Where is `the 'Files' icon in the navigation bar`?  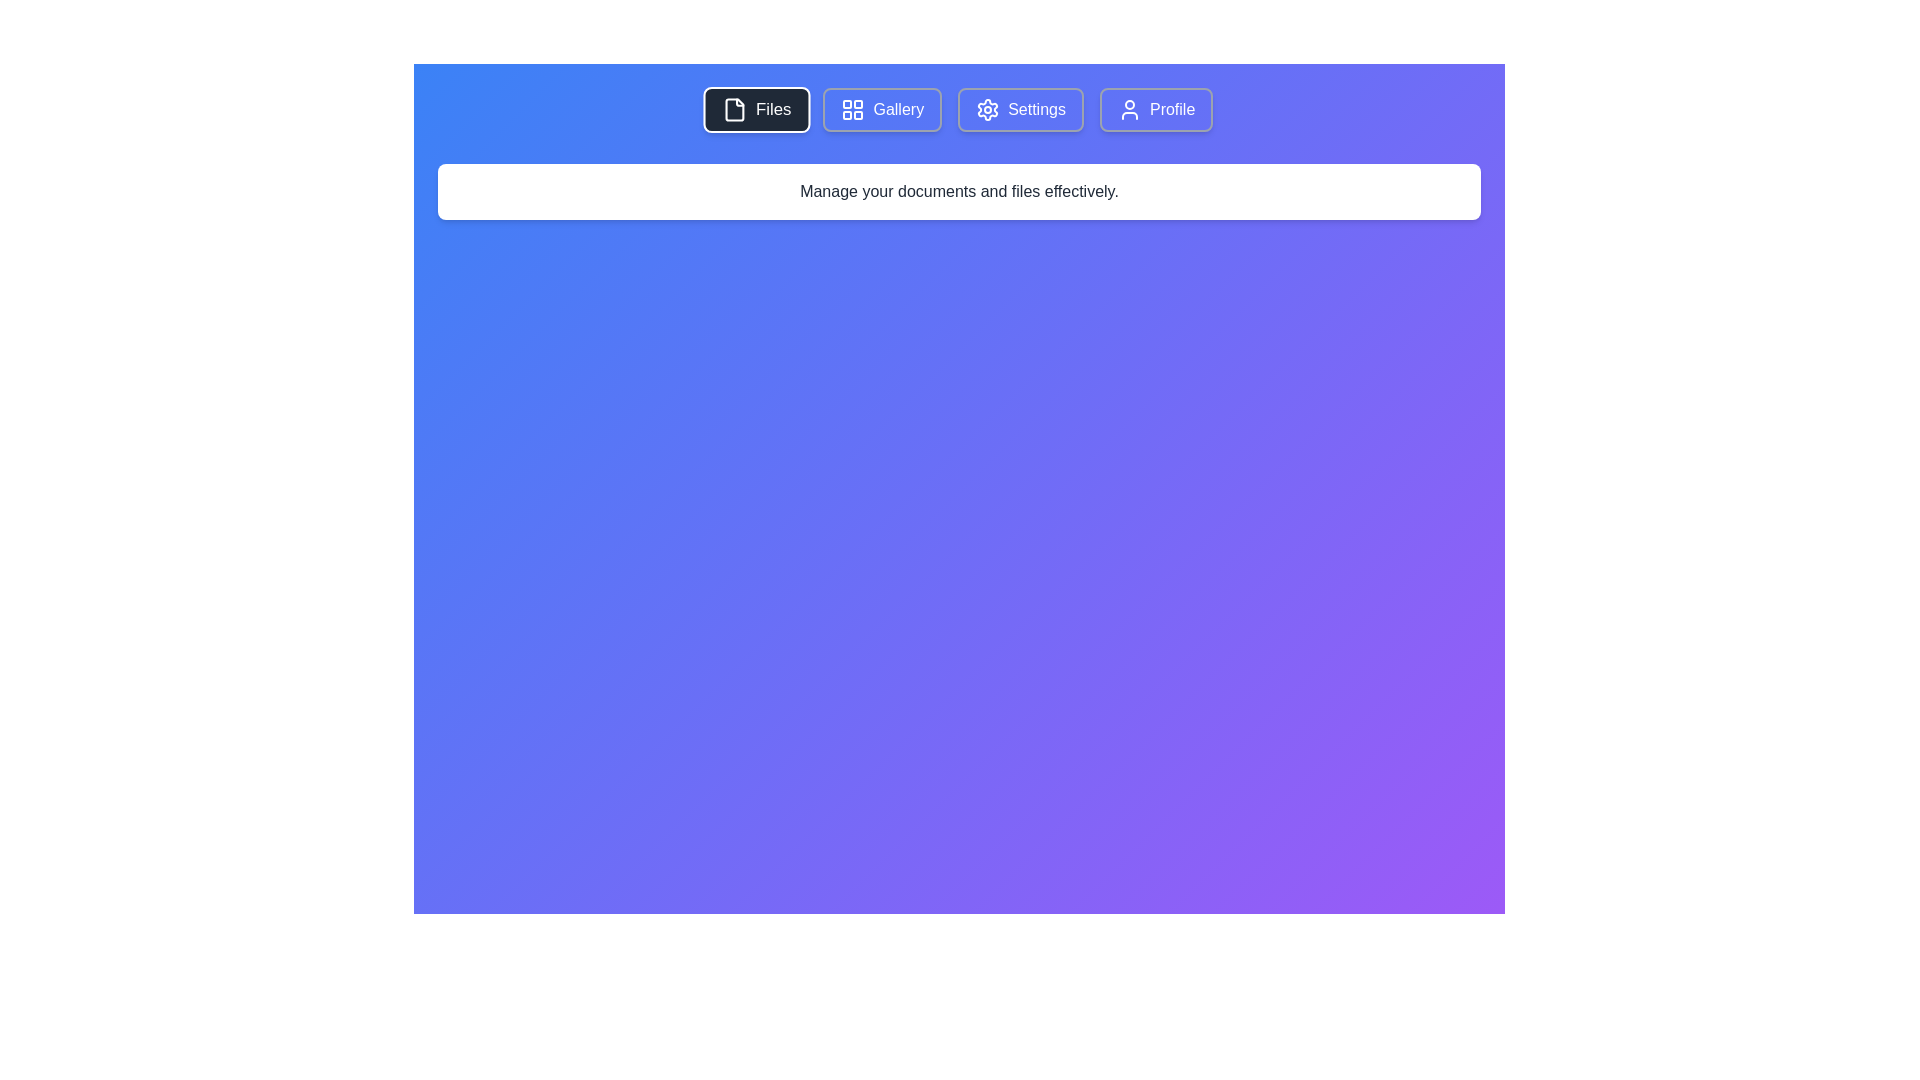 the 'Files' icon in the navigation bar is located at coordinates (733, 110).